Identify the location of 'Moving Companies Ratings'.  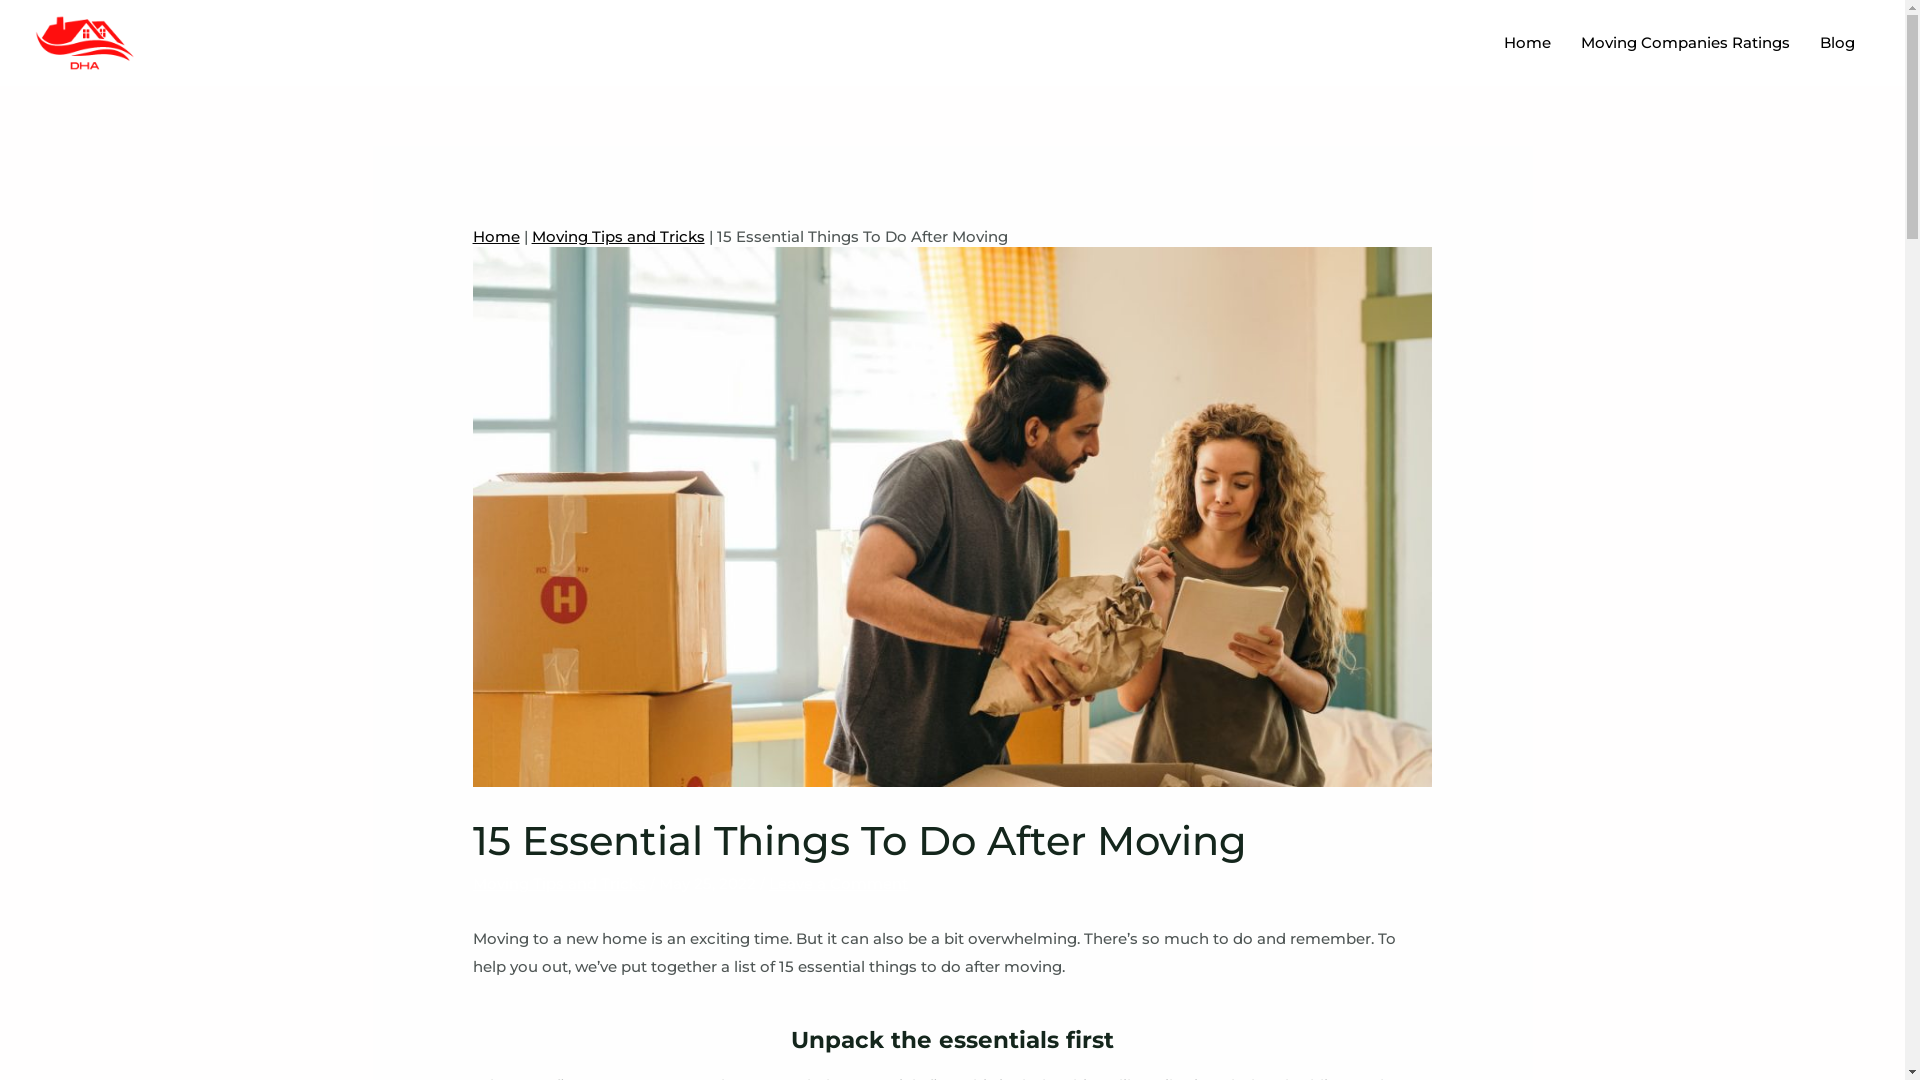
(1684, 42).